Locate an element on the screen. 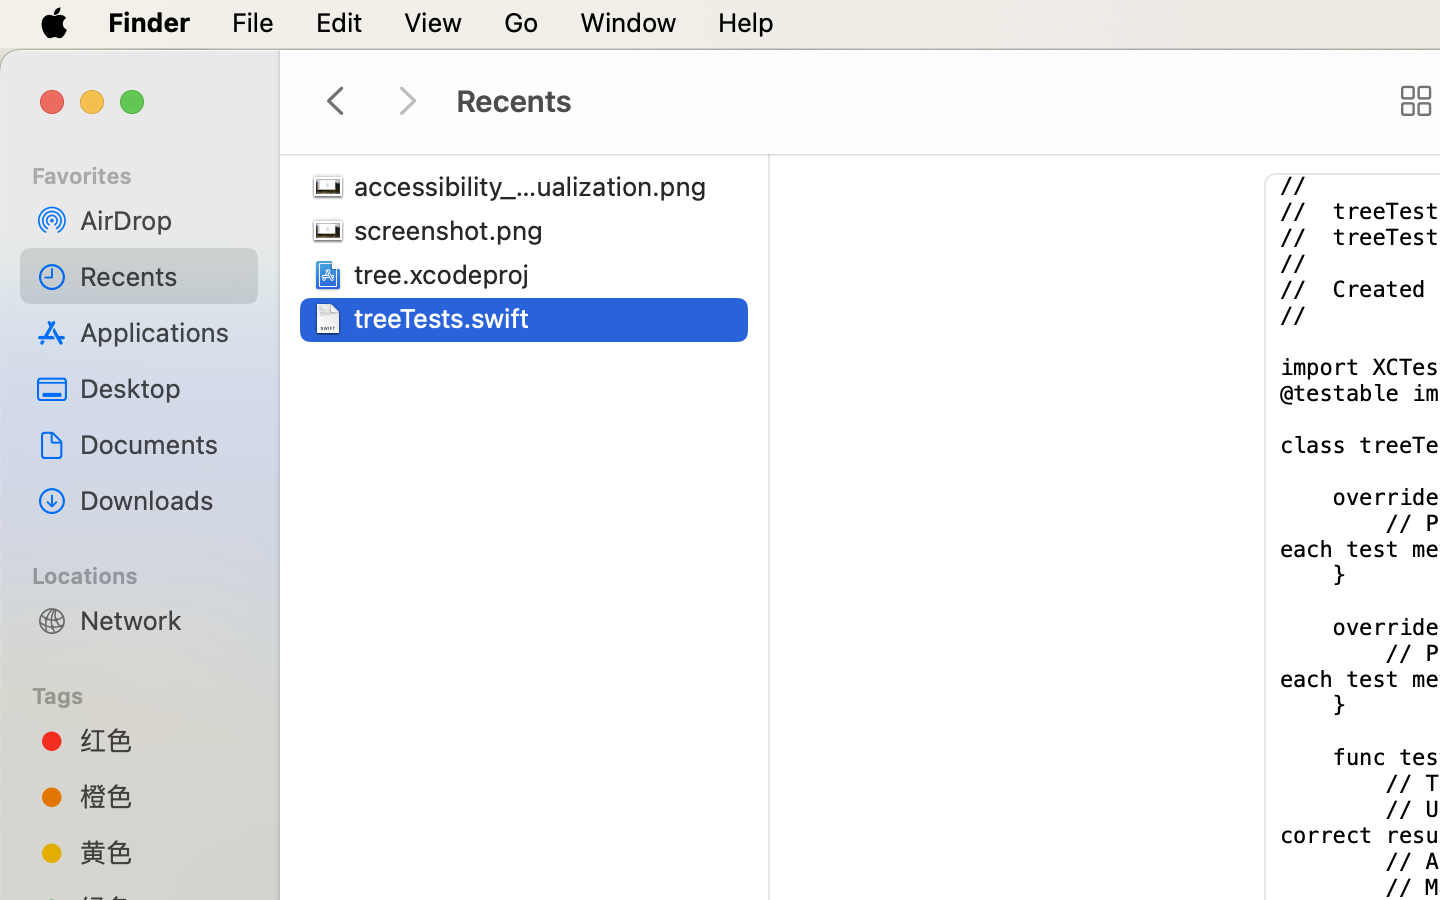  'Tags' is located at coordinates (150, 692).